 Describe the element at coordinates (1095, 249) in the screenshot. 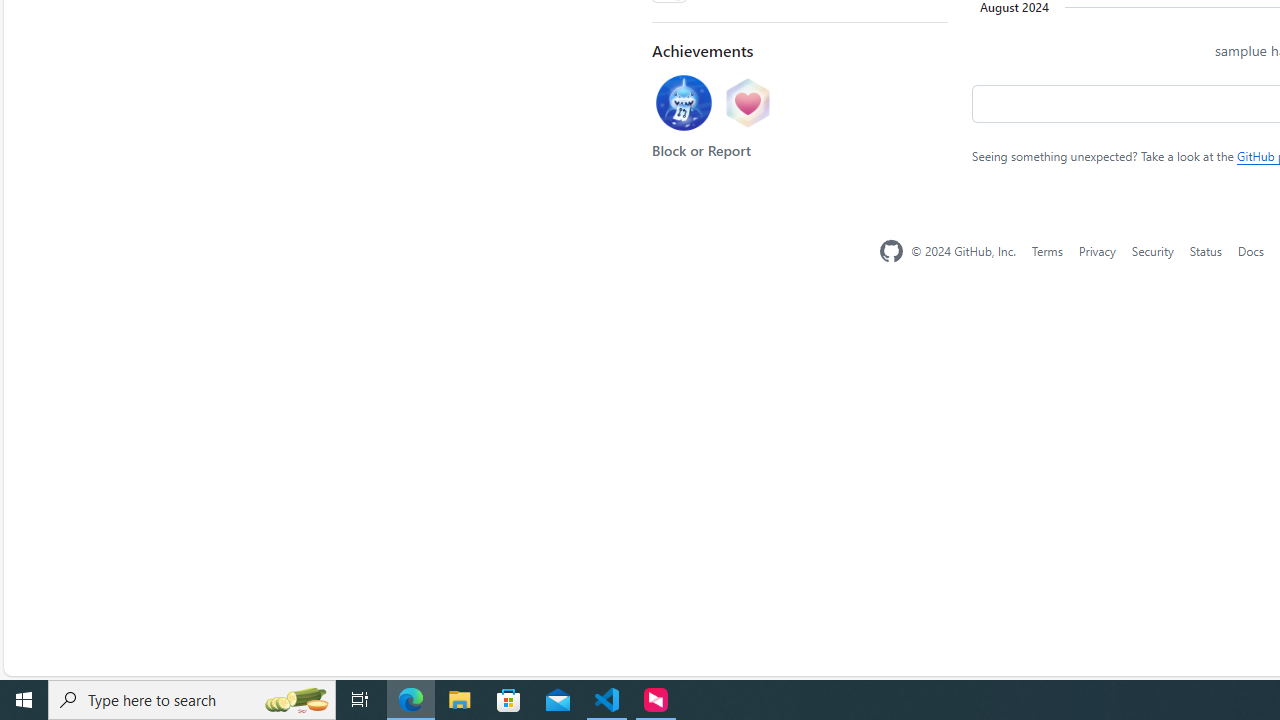

I see `'Privacy'` at that location.